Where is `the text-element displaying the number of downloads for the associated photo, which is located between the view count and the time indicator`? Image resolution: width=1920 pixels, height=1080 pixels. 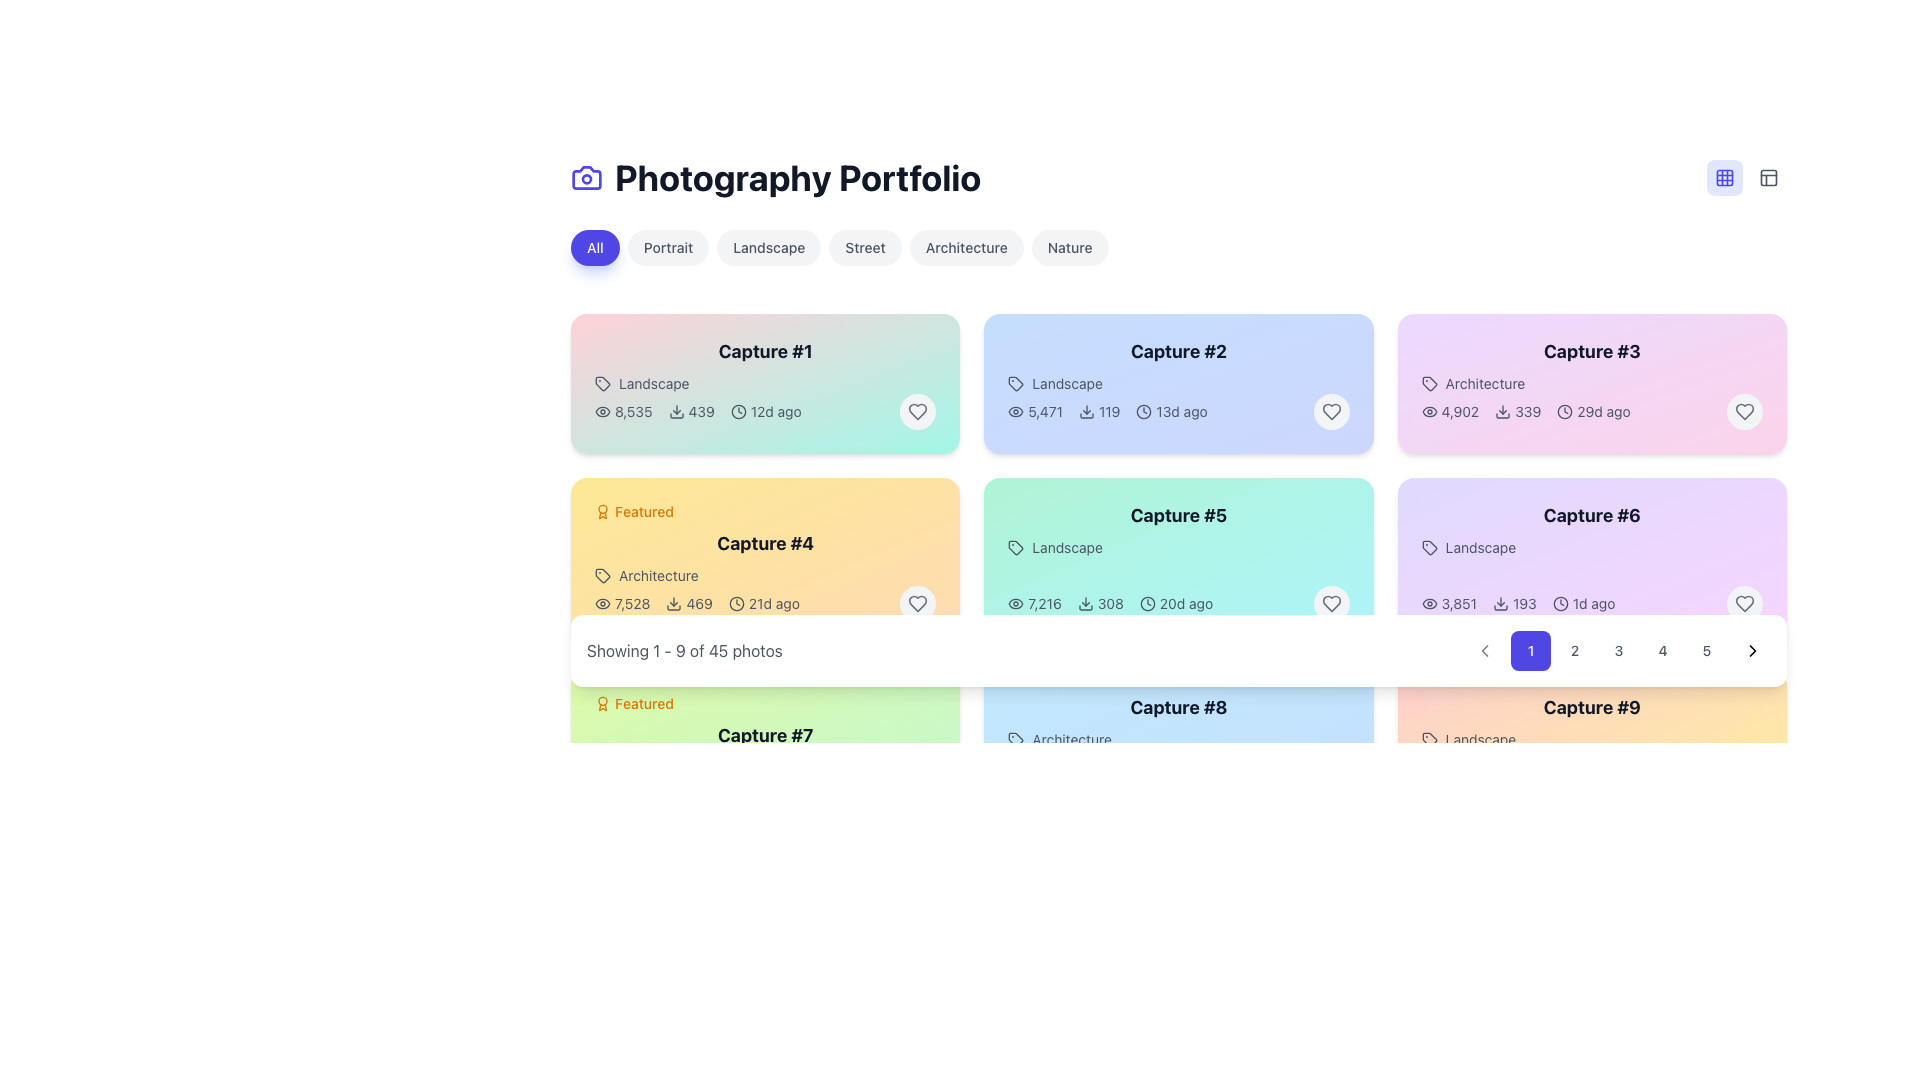 the text-element displaying the number of downloads for the associated photo, which is located between the view count and the time indicator is located at coordinates (691, 411).